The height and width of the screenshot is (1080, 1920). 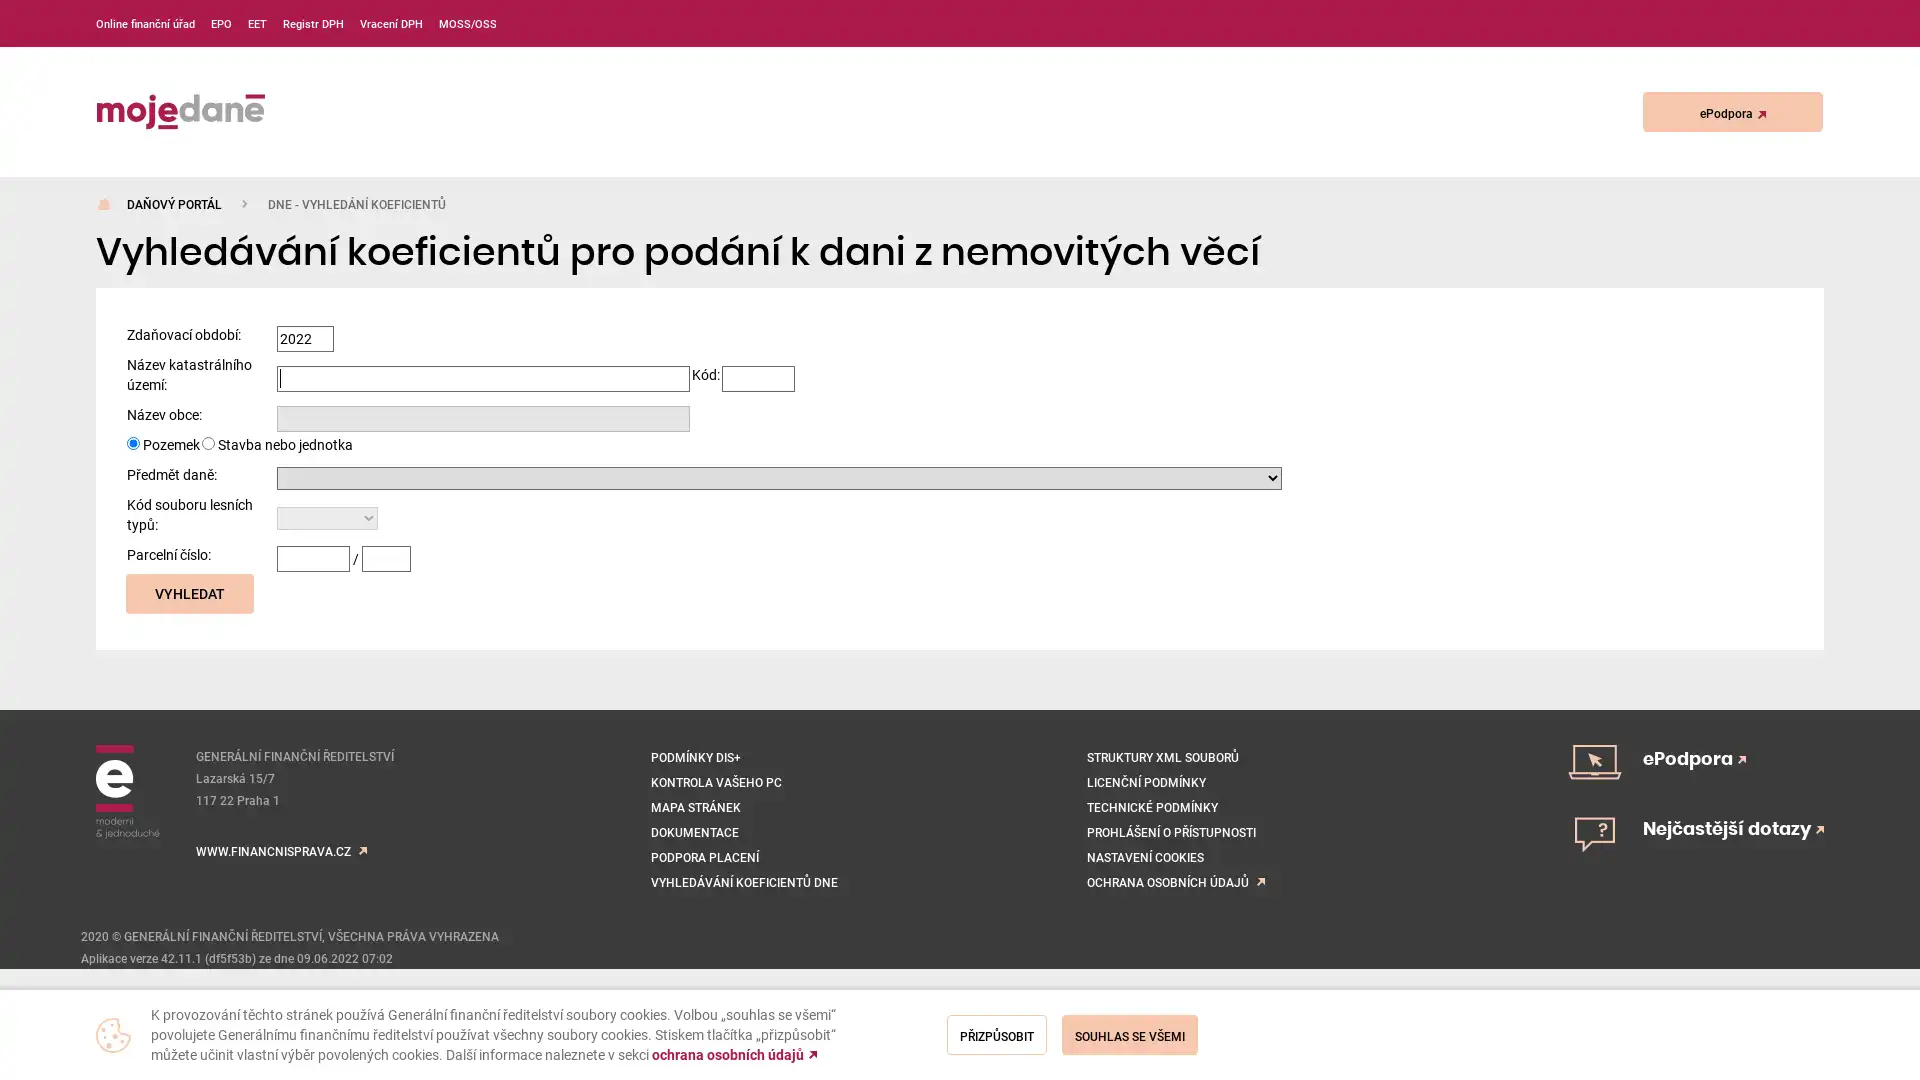 I want to click on Vyhledat, so click(x=190, y=592).